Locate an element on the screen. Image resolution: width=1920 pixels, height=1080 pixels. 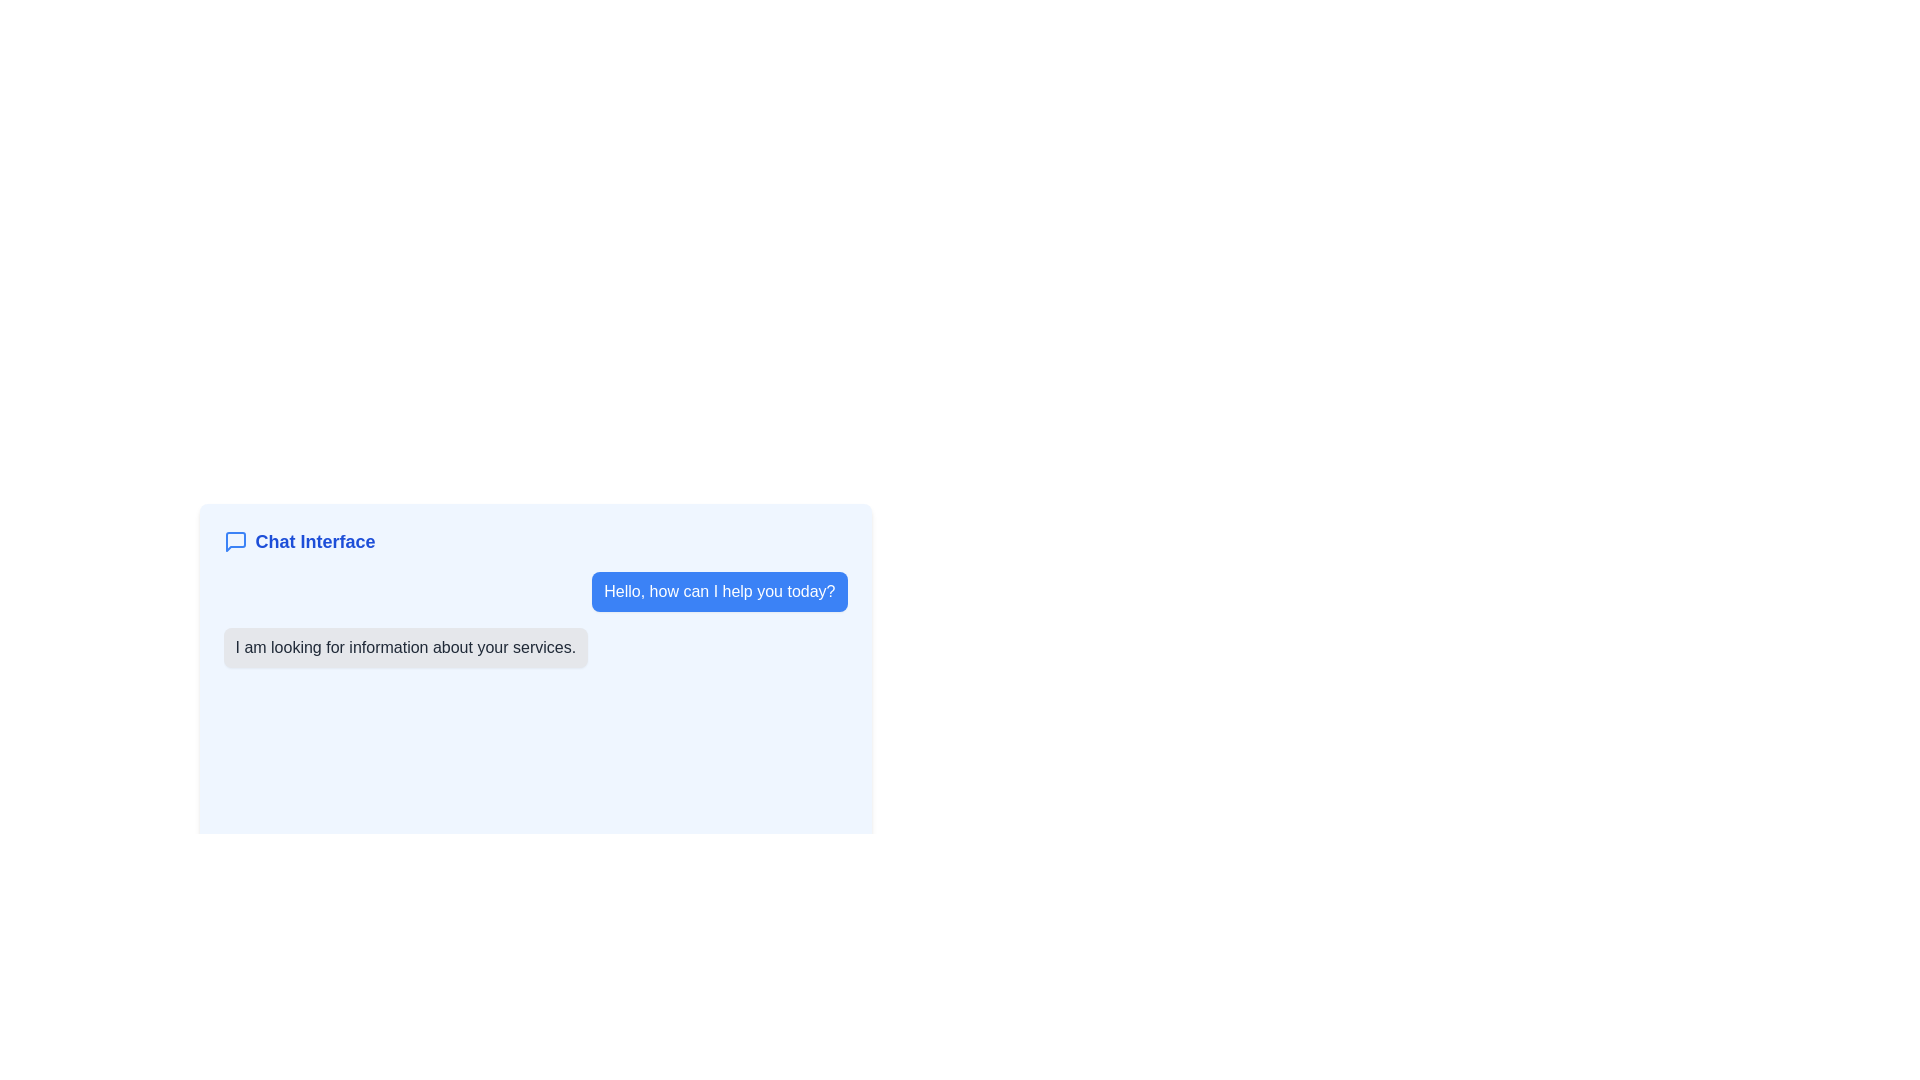
the second message in the chat interface, which displays user input or a conversational reply, positioned below the previous message 'Hello, how can I help you today?' is located at coordinates (535, 648).